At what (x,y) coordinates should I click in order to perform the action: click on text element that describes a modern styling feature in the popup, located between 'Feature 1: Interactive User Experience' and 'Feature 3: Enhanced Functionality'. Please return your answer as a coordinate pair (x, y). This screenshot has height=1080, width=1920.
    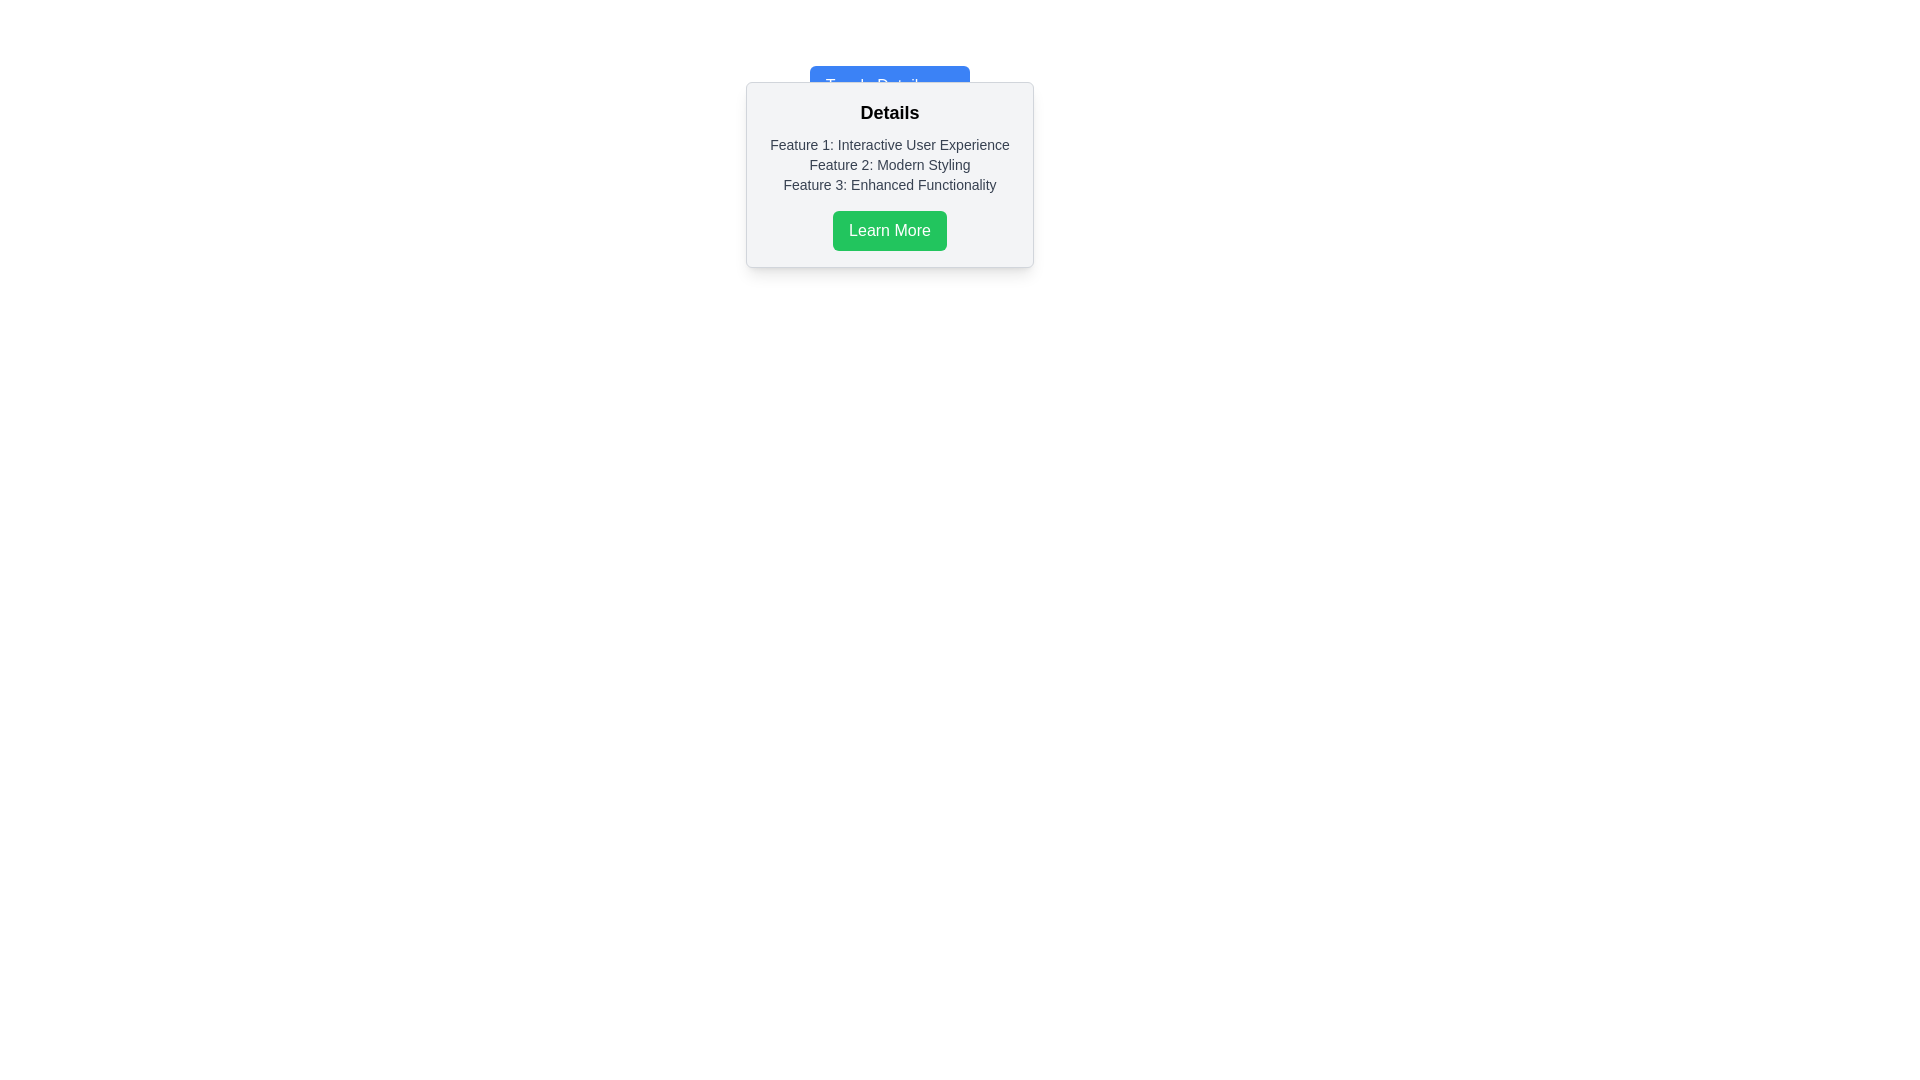
    Looking at the image, I should click on (888, 164).